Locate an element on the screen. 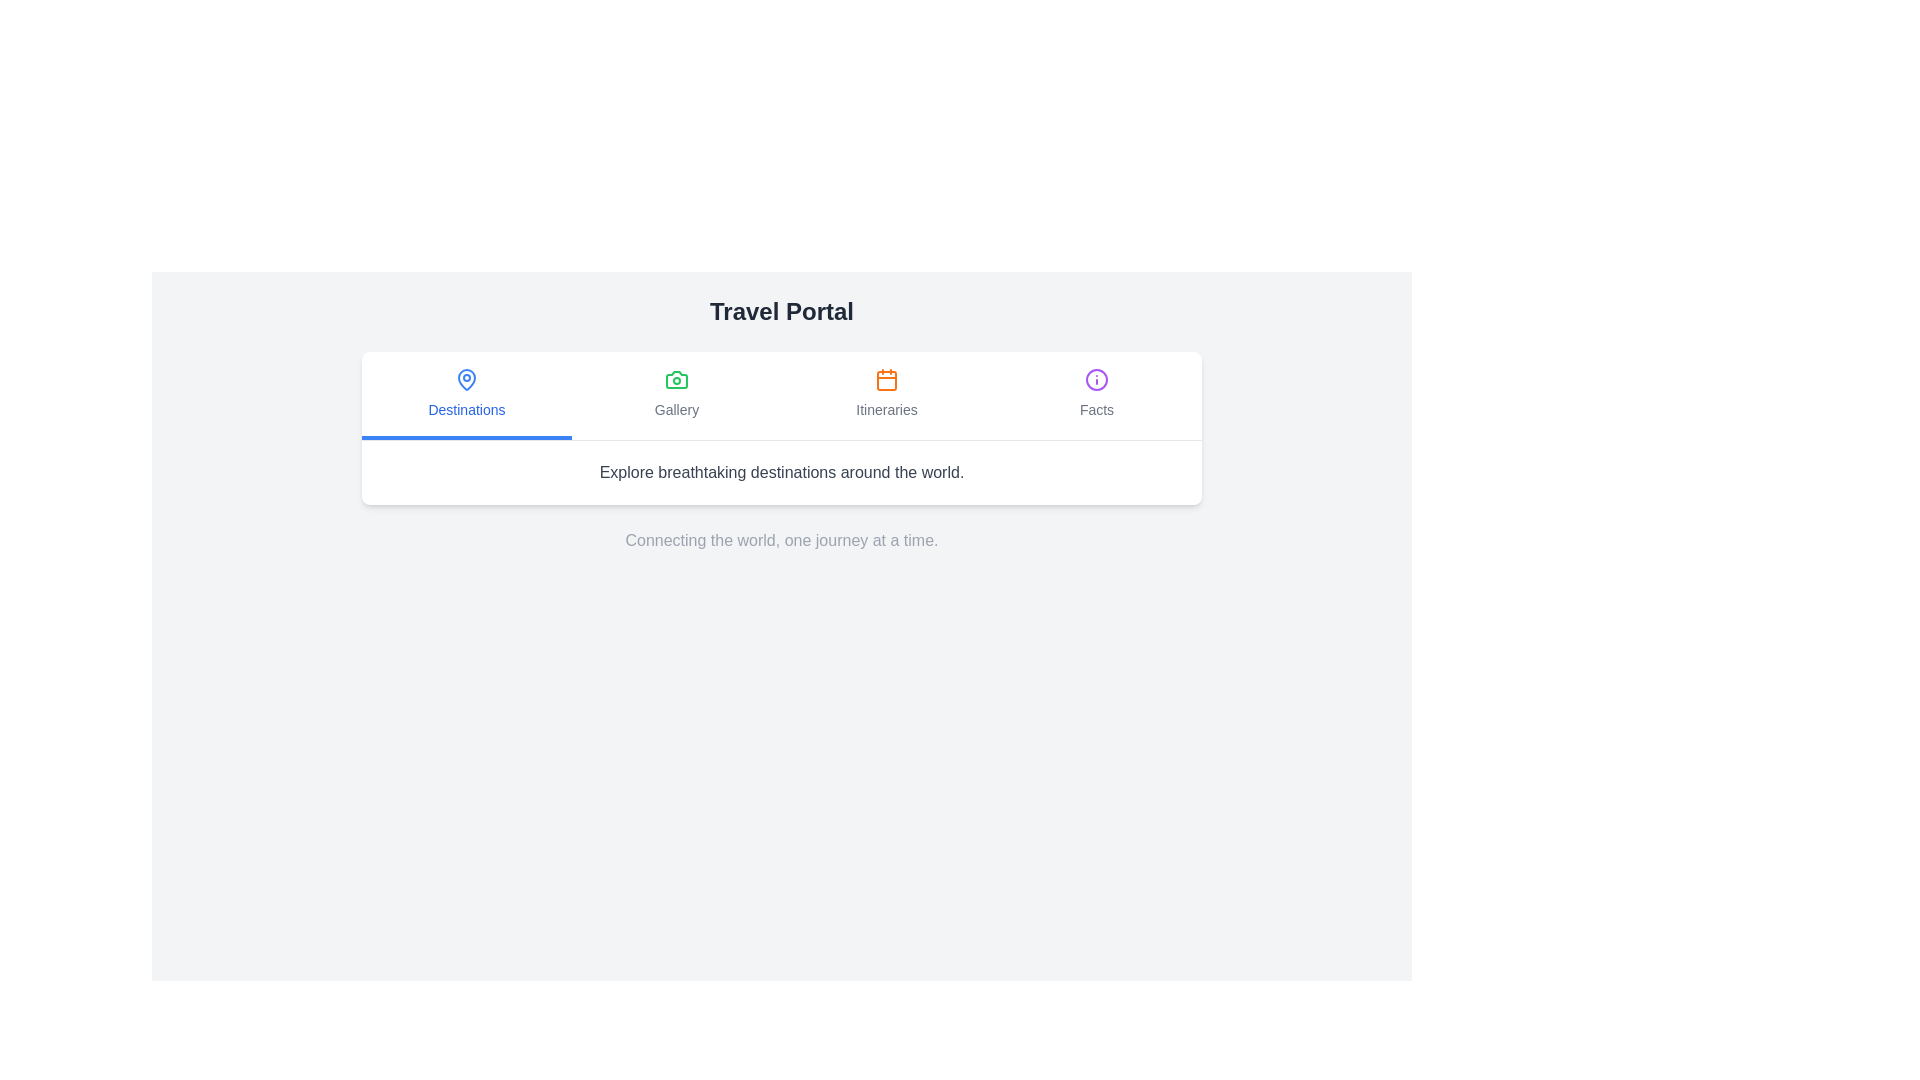 The image size is (1920, 1080). the green camera icon in the navigation bar is located at coordinates (676, 380).